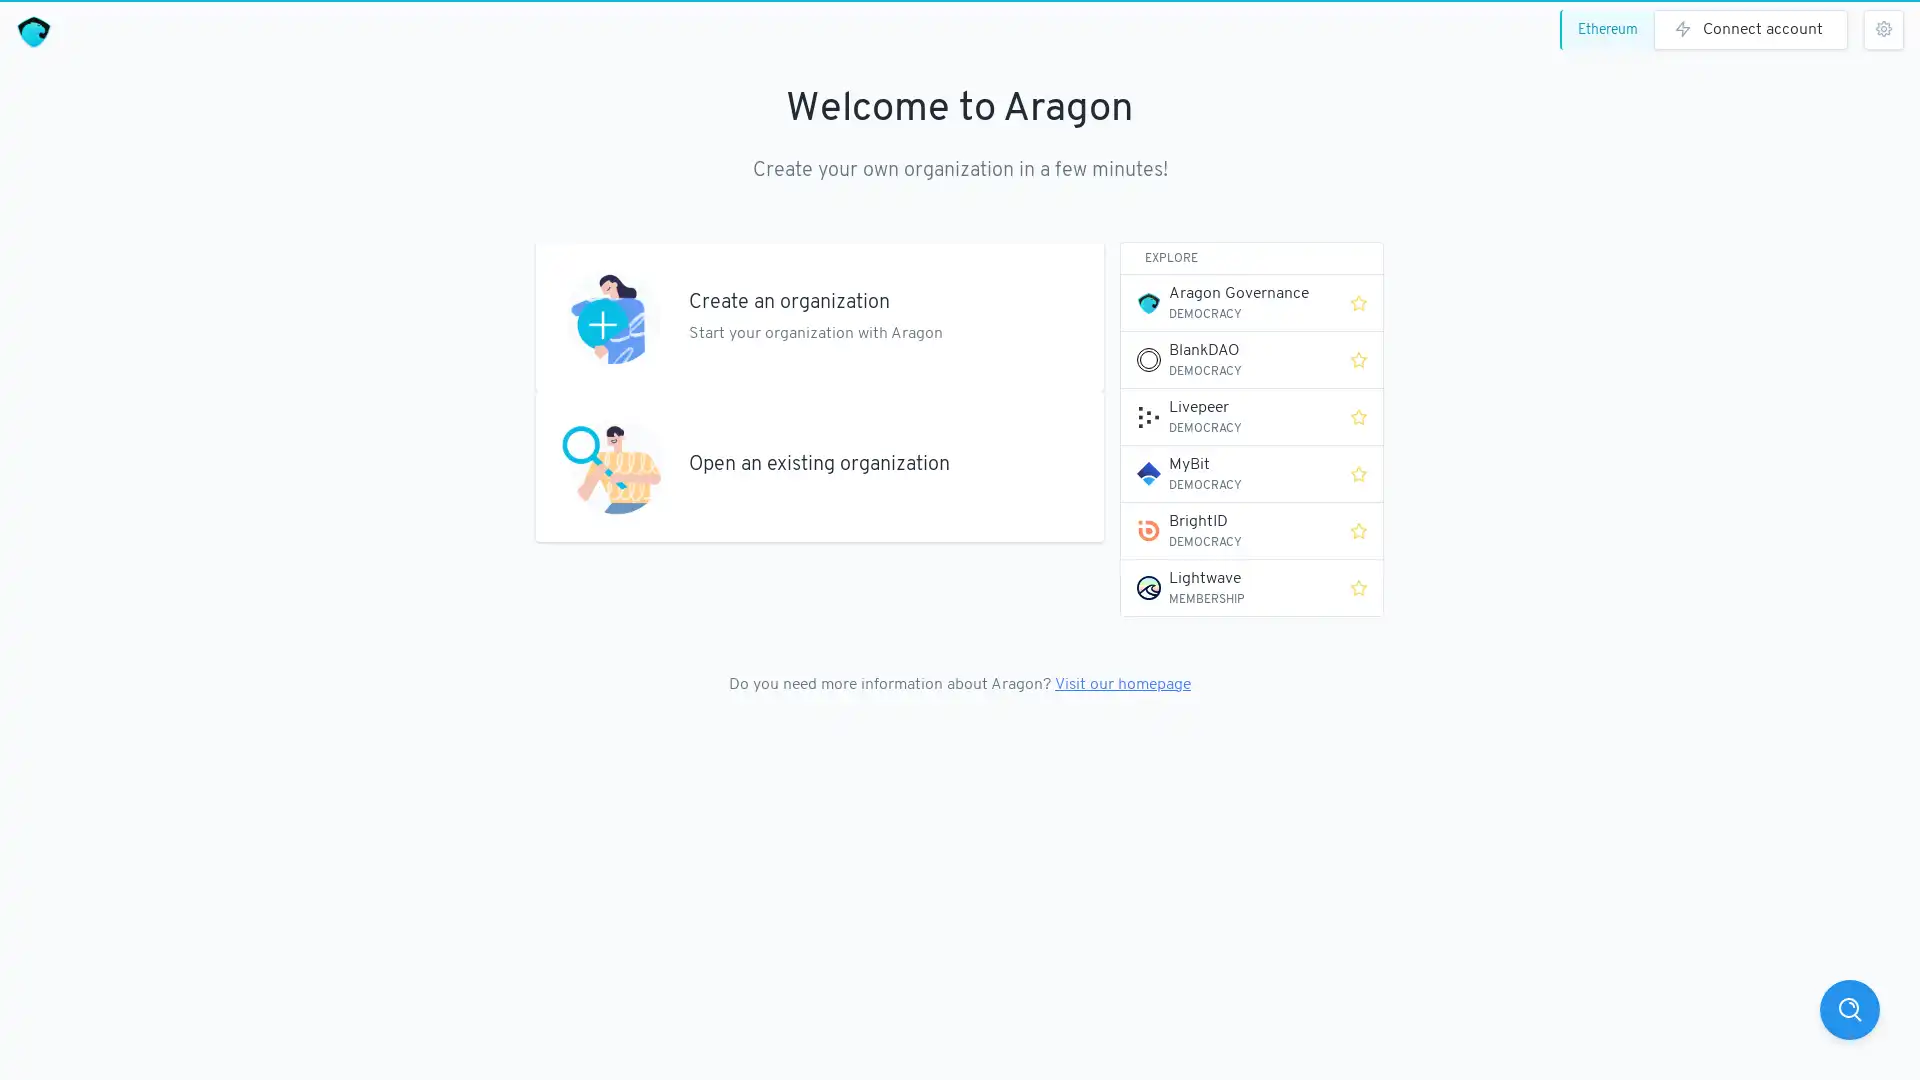 The image size is (1920, 1080). I want to click on Ethereum, so click(1611, 30).